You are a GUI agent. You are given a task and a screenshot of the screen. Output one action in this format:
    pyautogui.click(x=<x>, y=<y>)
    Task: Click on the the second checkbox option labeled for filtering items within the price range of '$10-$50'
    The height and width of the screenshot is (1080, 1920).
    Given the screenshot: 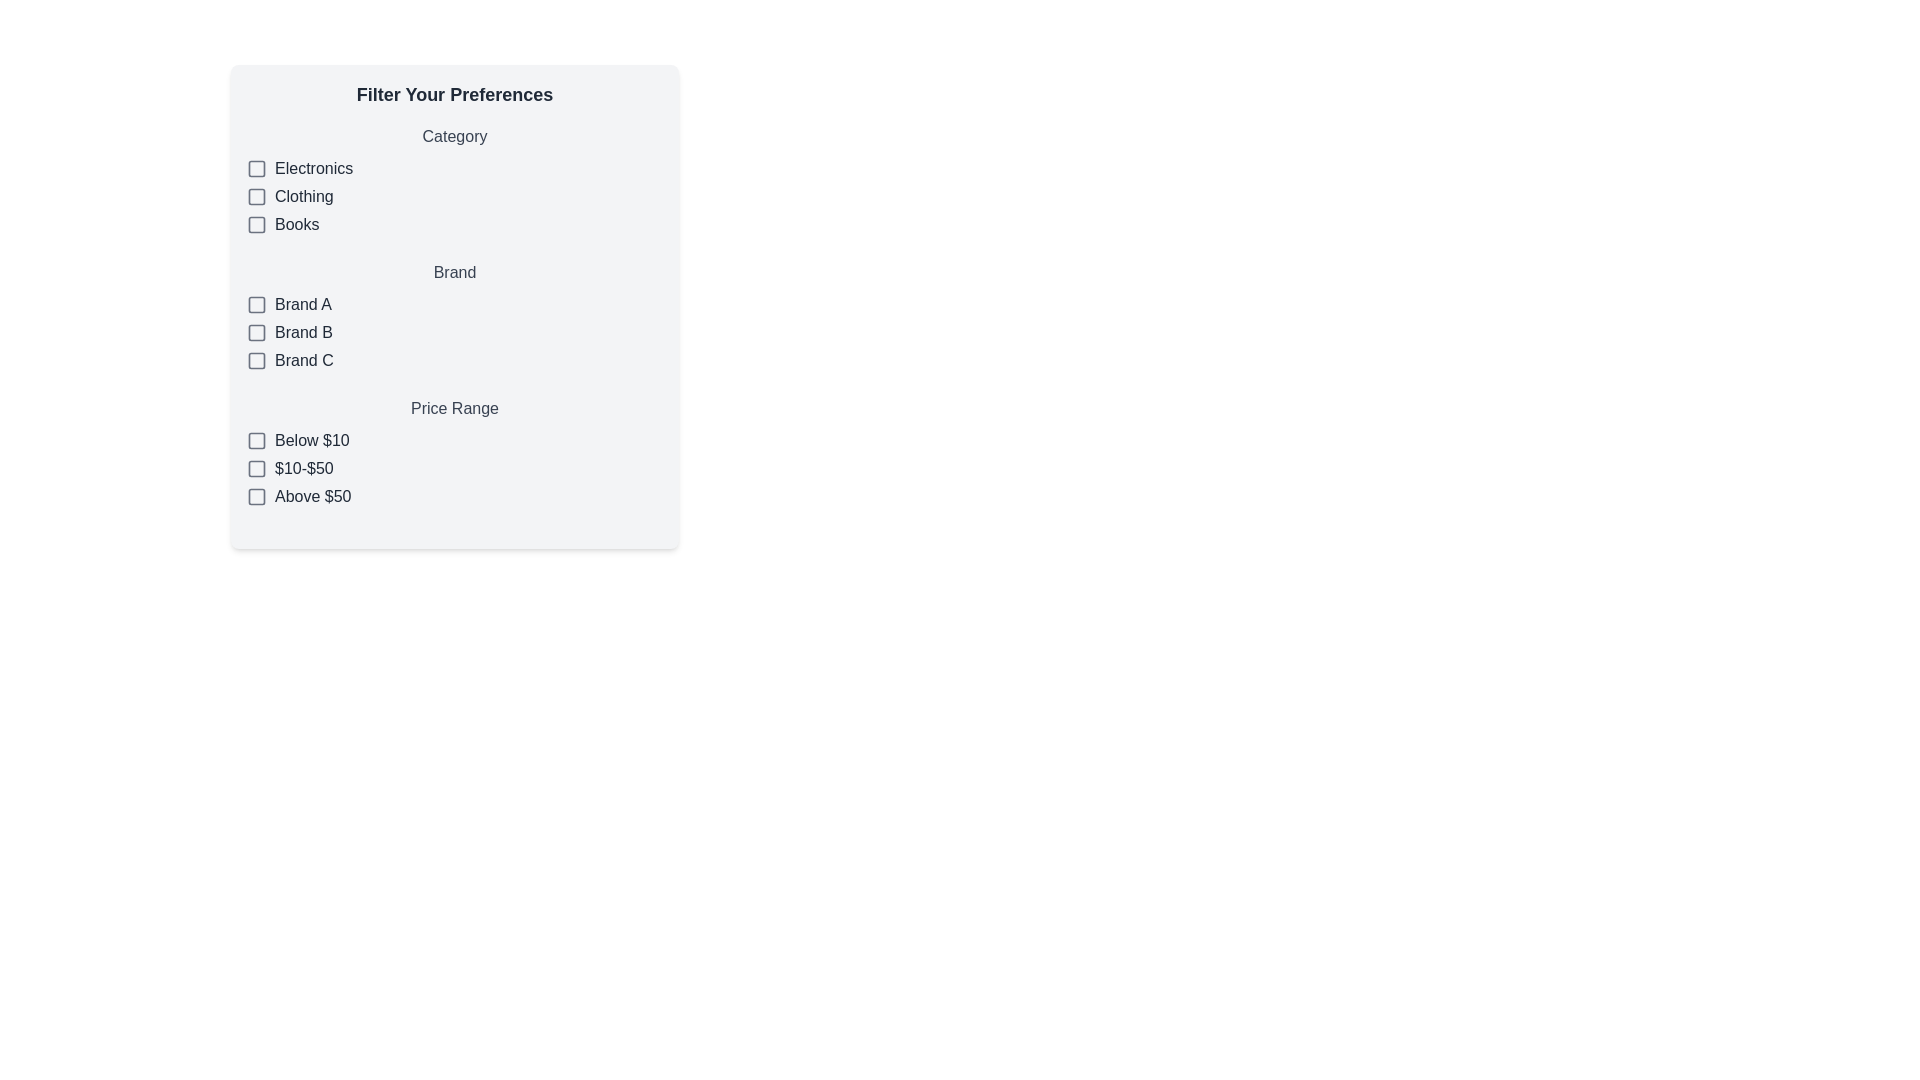 What is the action you would take?
    pyautogui.click(x=454, y=469)
    